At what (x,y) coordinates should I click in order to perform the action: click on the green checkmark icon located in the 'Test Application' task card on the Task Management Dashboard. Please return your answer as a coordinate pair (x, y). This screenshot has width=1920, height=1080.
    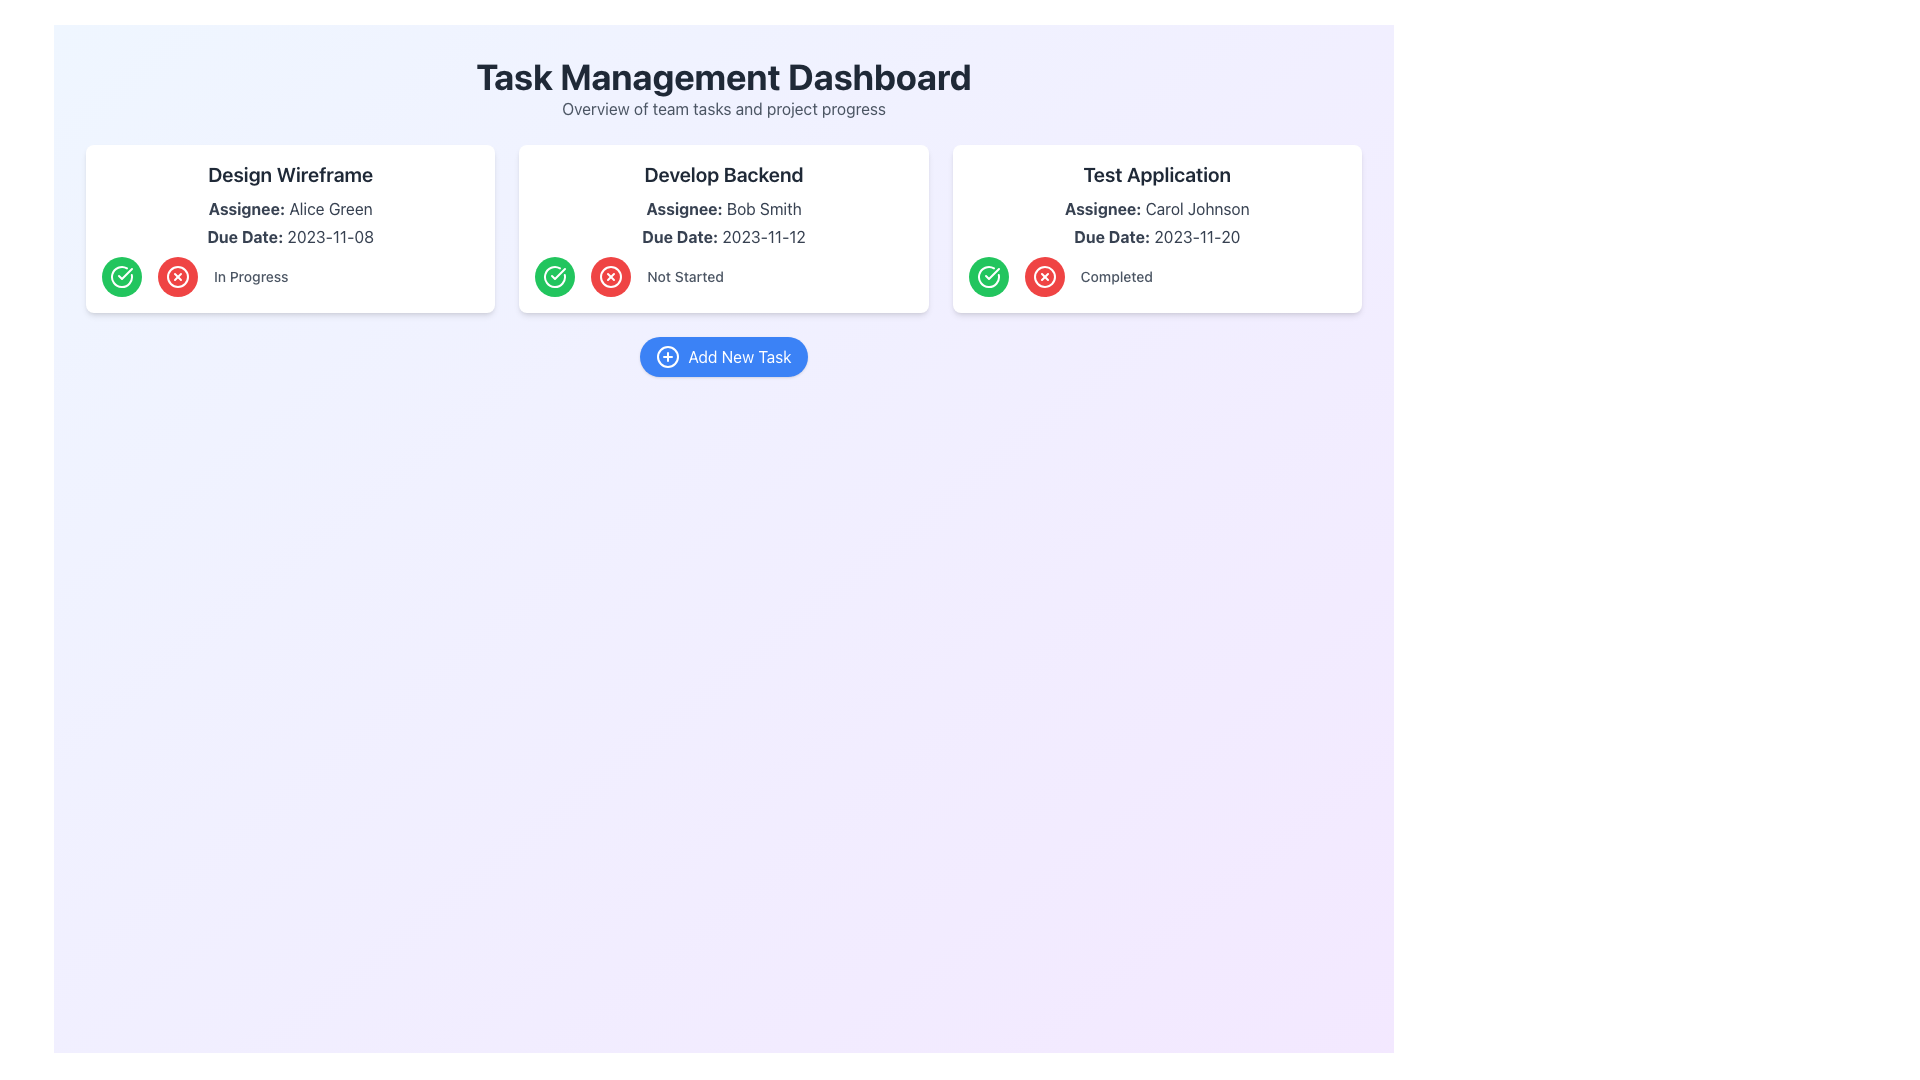
    Looking at the image, I should click on (992, 273).